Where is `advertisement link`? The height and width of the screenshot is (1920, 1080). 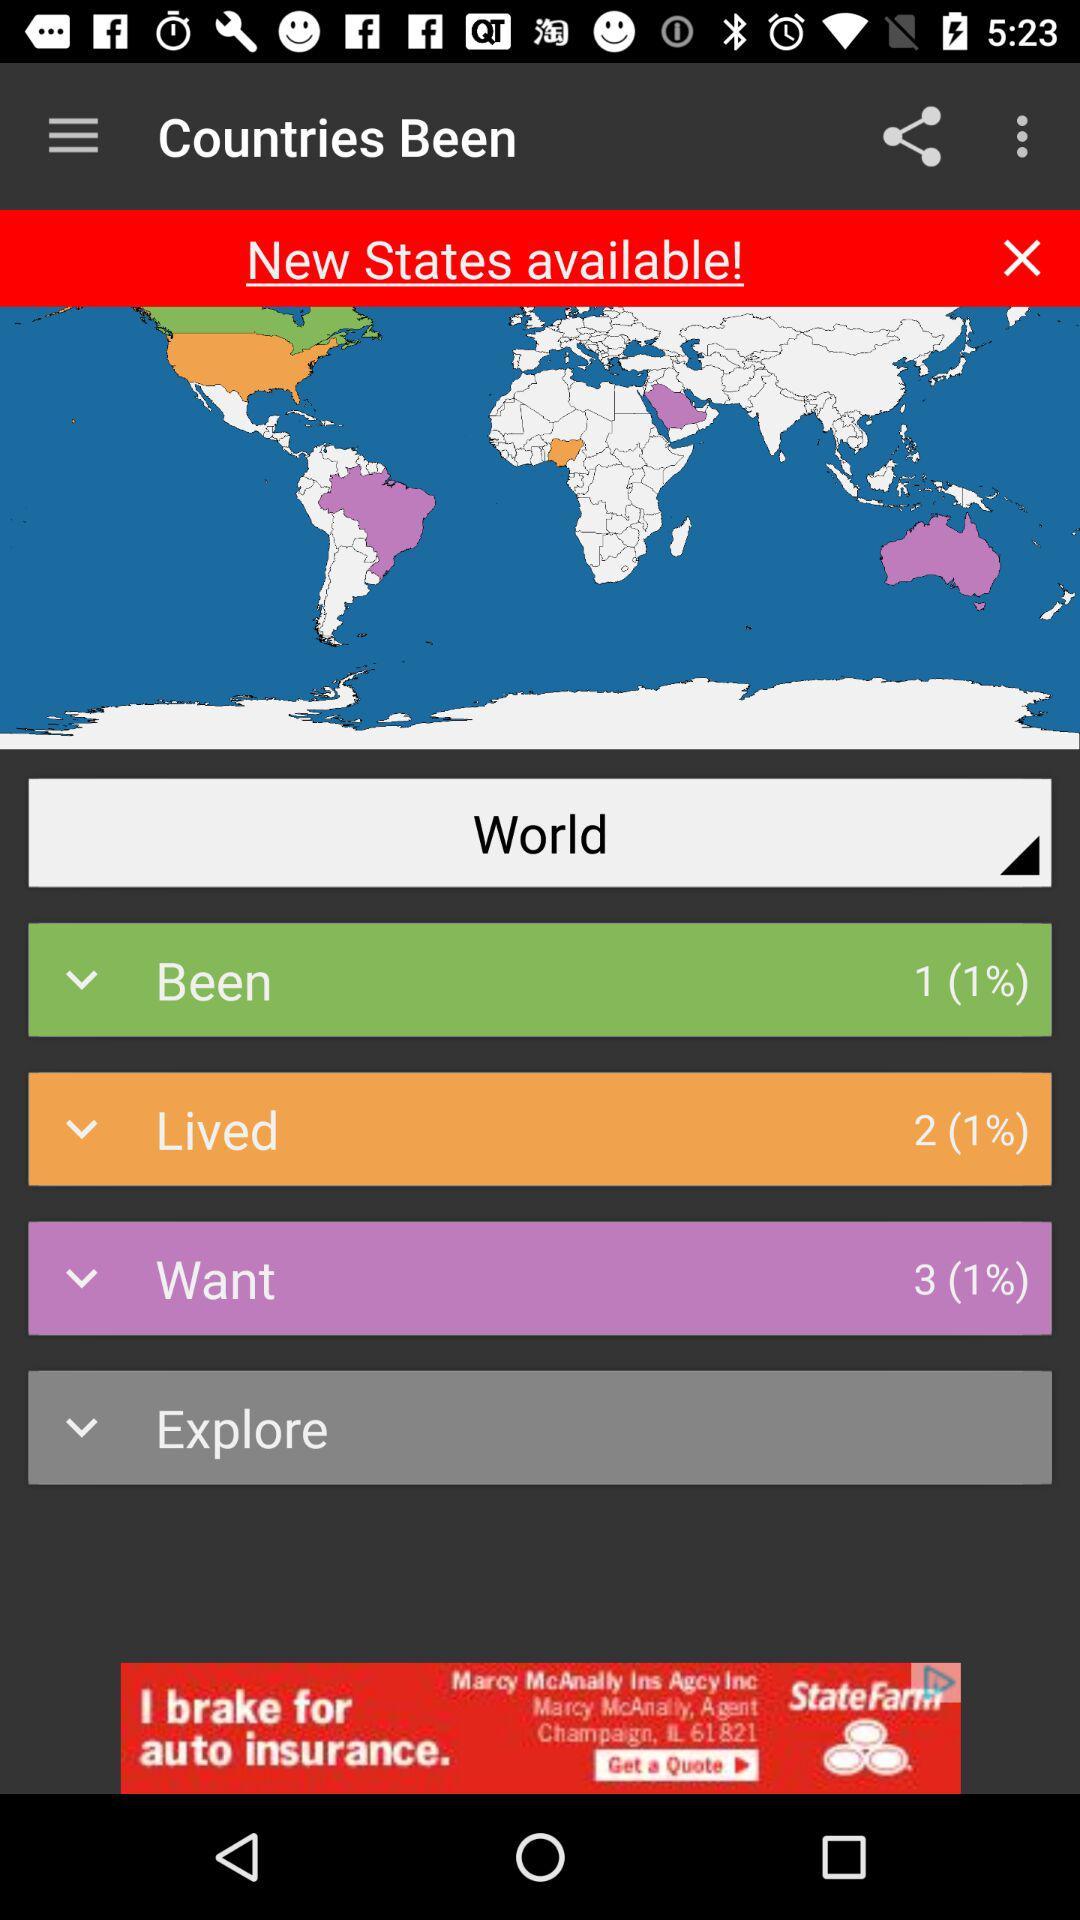
advertisement link is located at coordinates (540, 1727).